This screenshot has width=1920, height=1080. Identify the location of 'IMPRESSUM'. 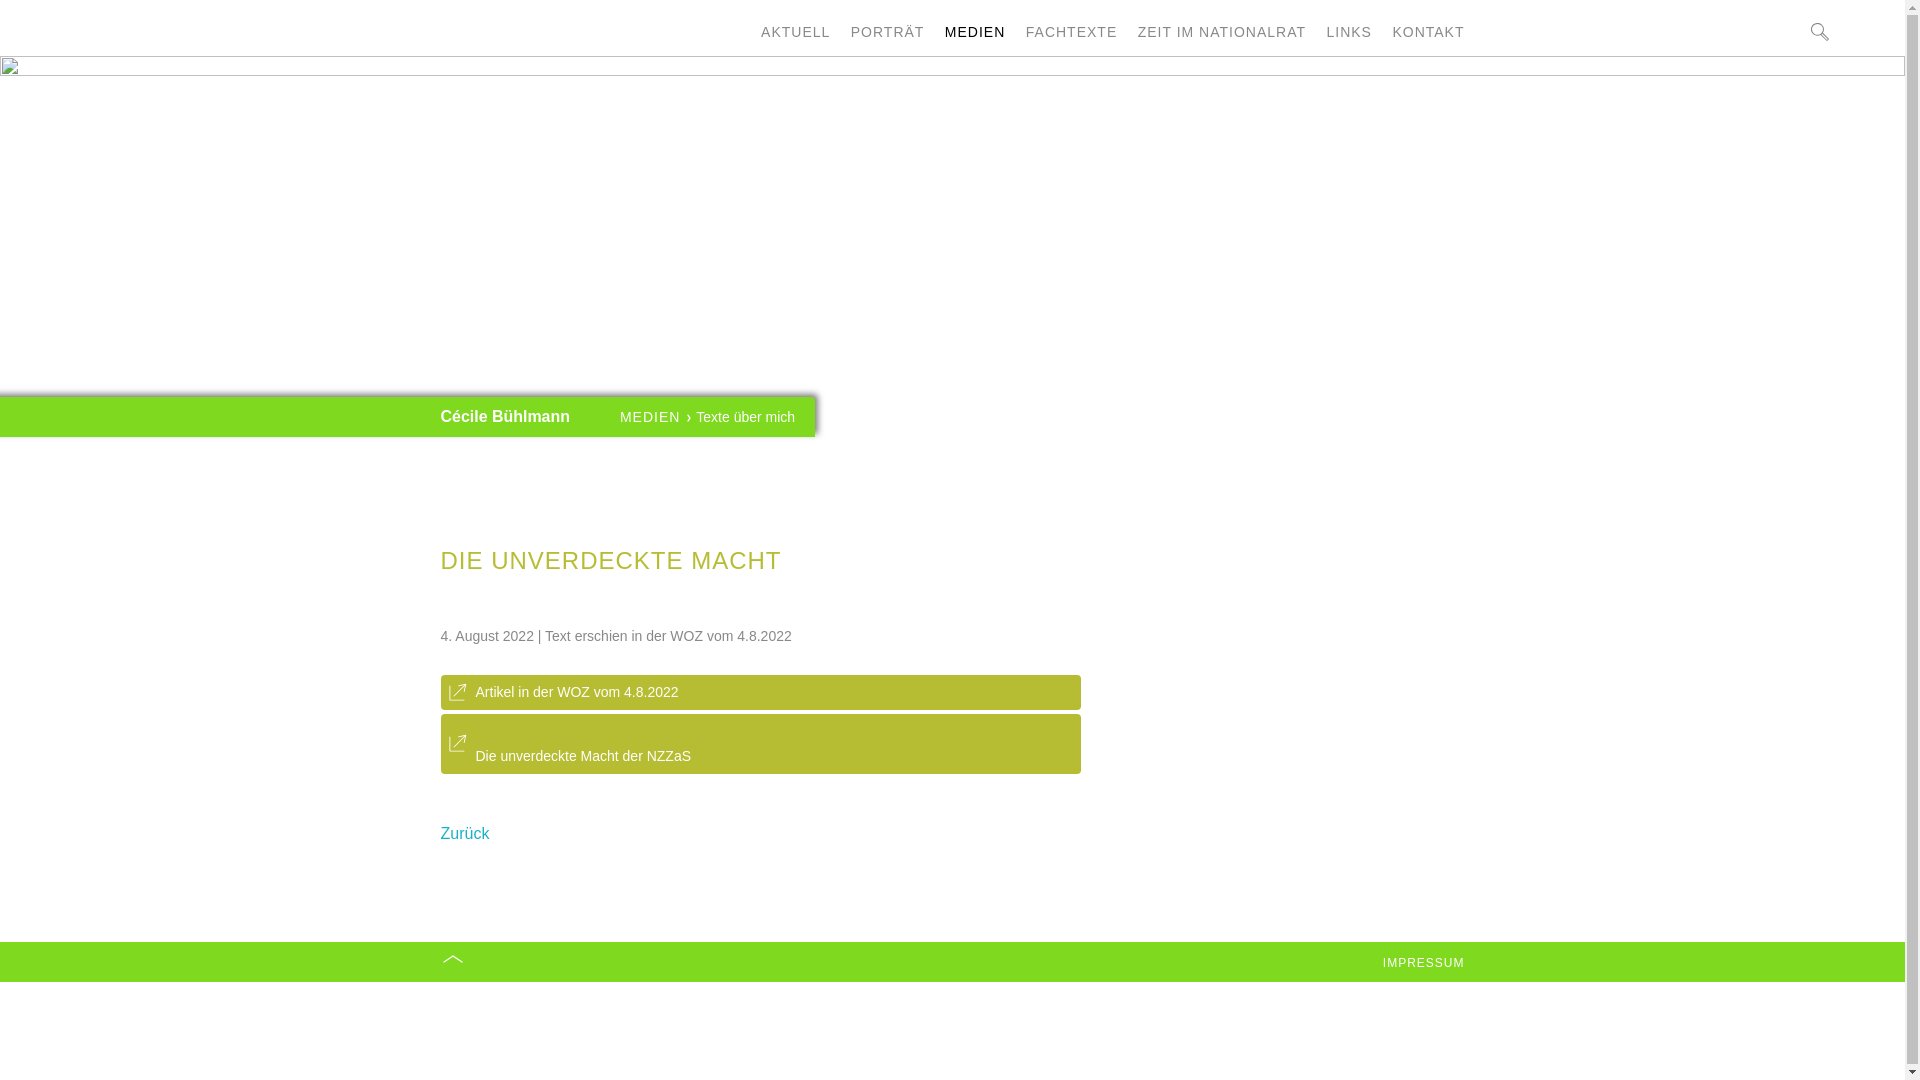
(1423, 960).